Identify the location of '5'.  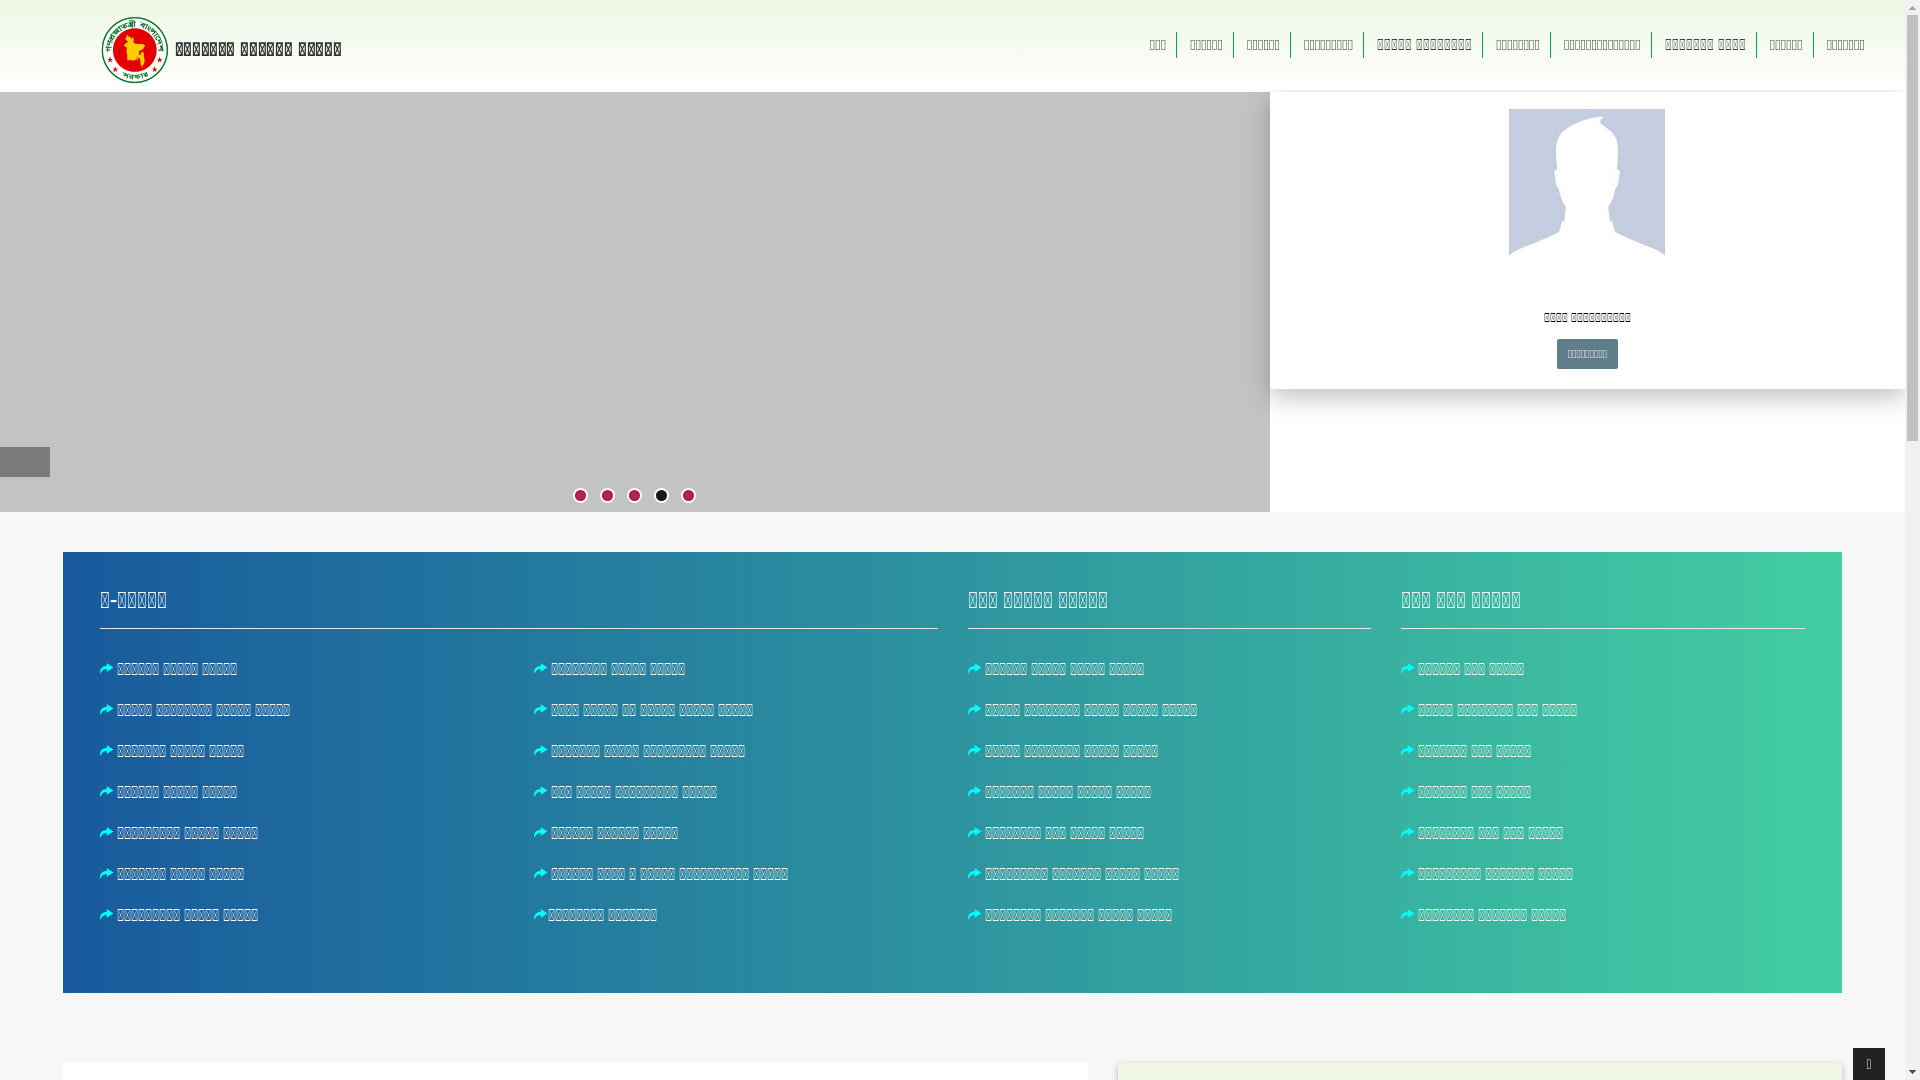
(688, 495).